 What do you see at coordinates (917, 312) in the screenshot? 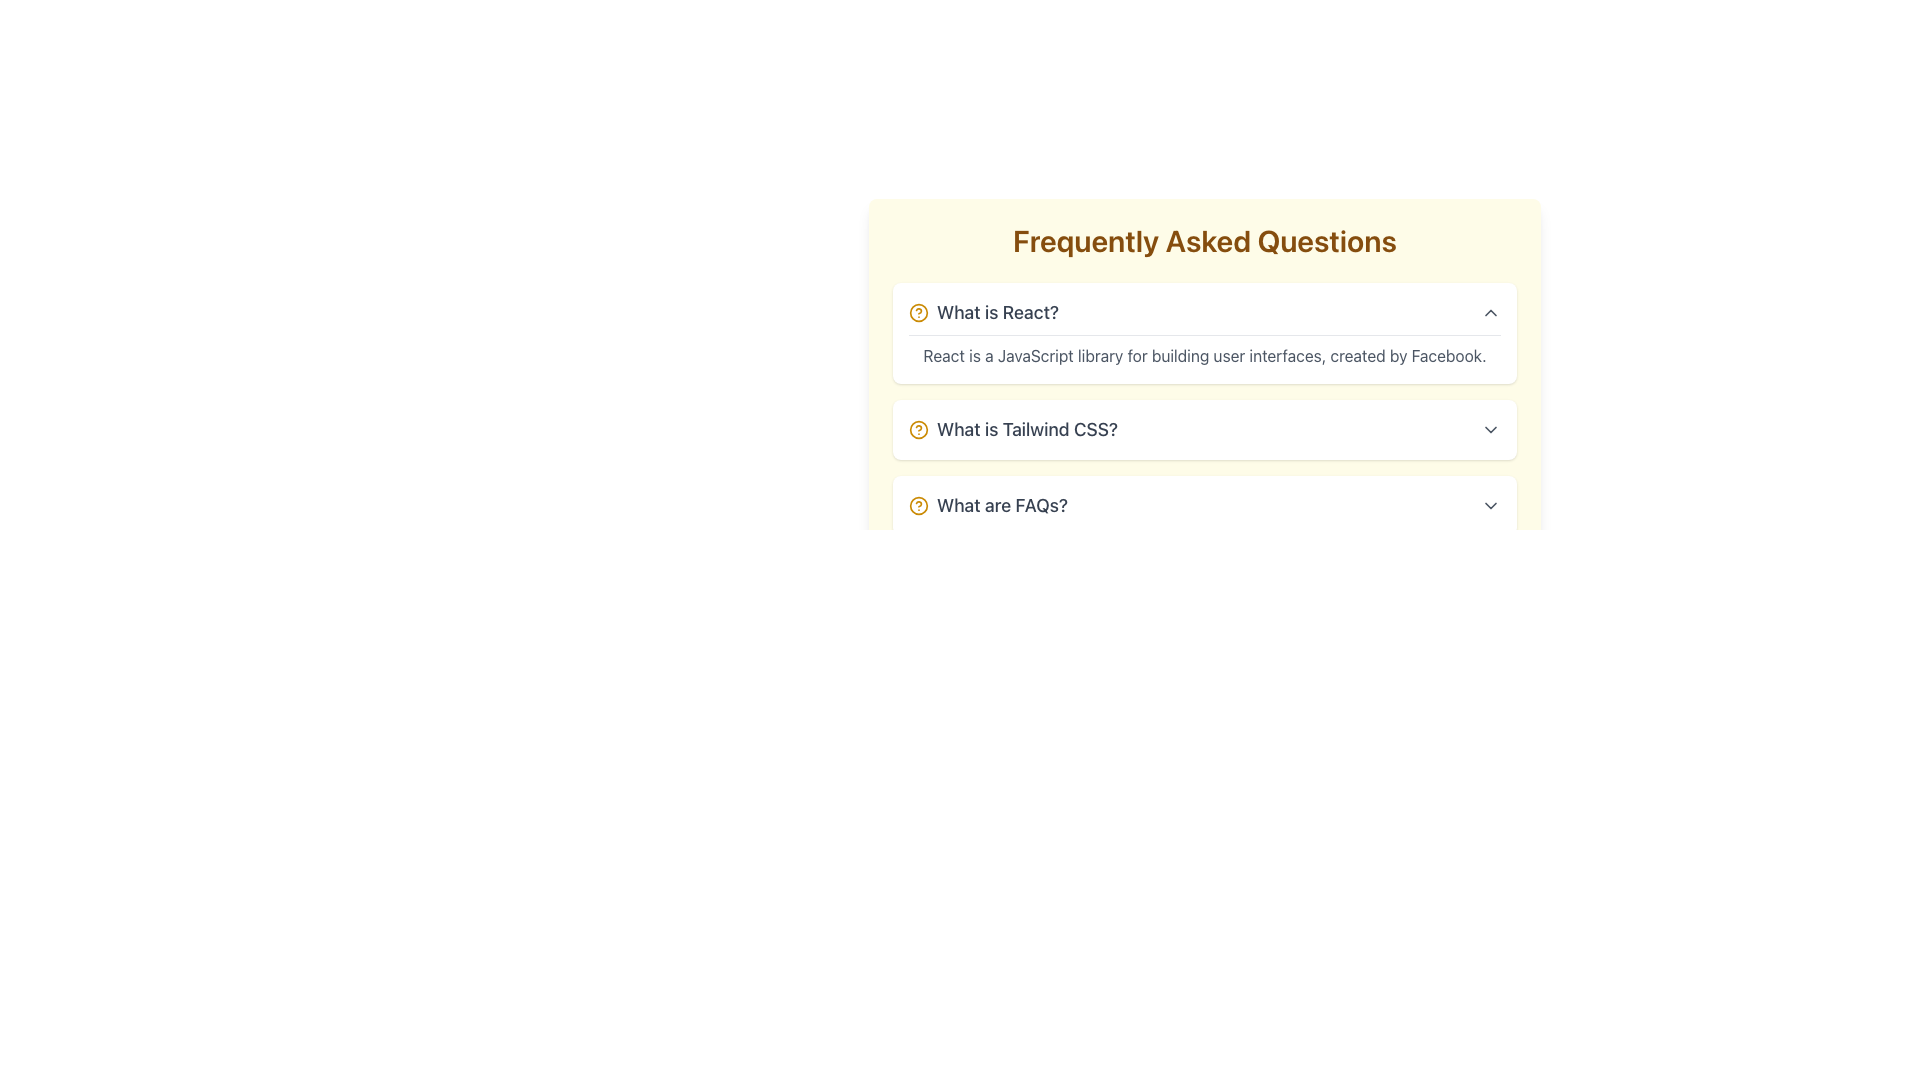
I see `the circular yellow help icon located before the text 'What is React?' in the FAQ list` at bounding box center [917, 312].